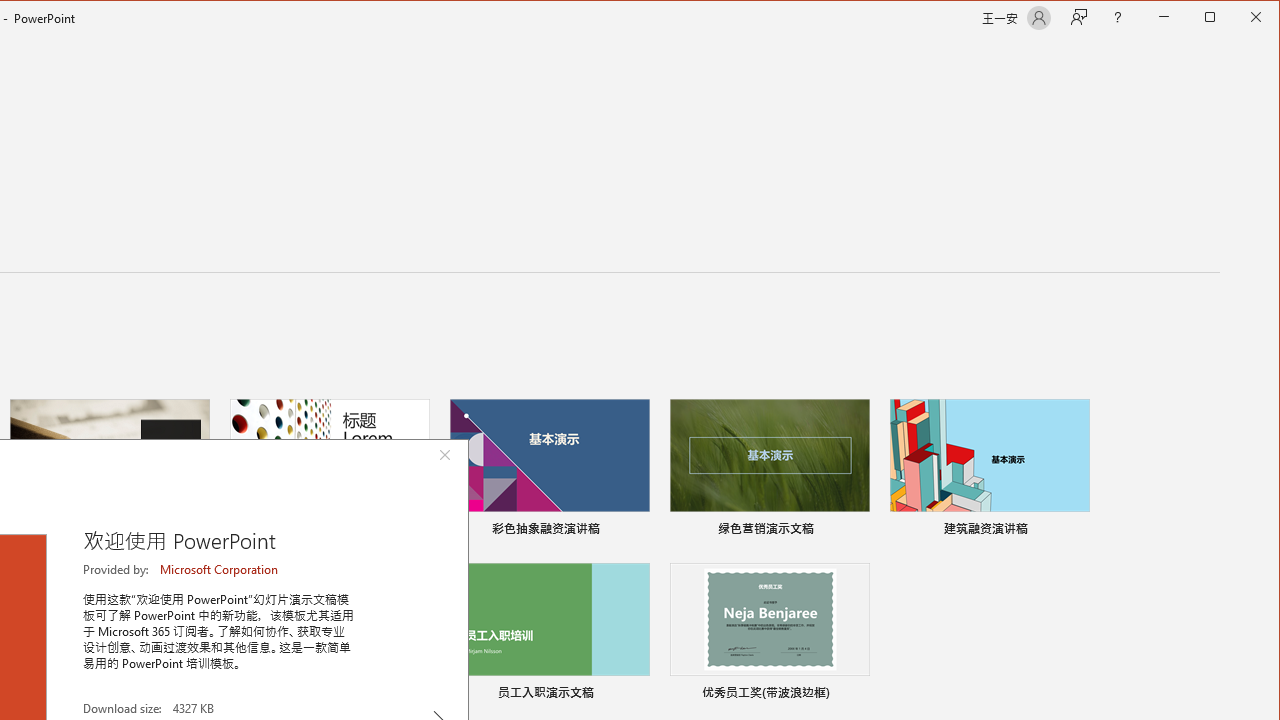 The image size is (1280, 720). What do you see at coordinates (1238, 19) in the screenshot?
I see `'Maximize'` at bounding box center [1238, 19].